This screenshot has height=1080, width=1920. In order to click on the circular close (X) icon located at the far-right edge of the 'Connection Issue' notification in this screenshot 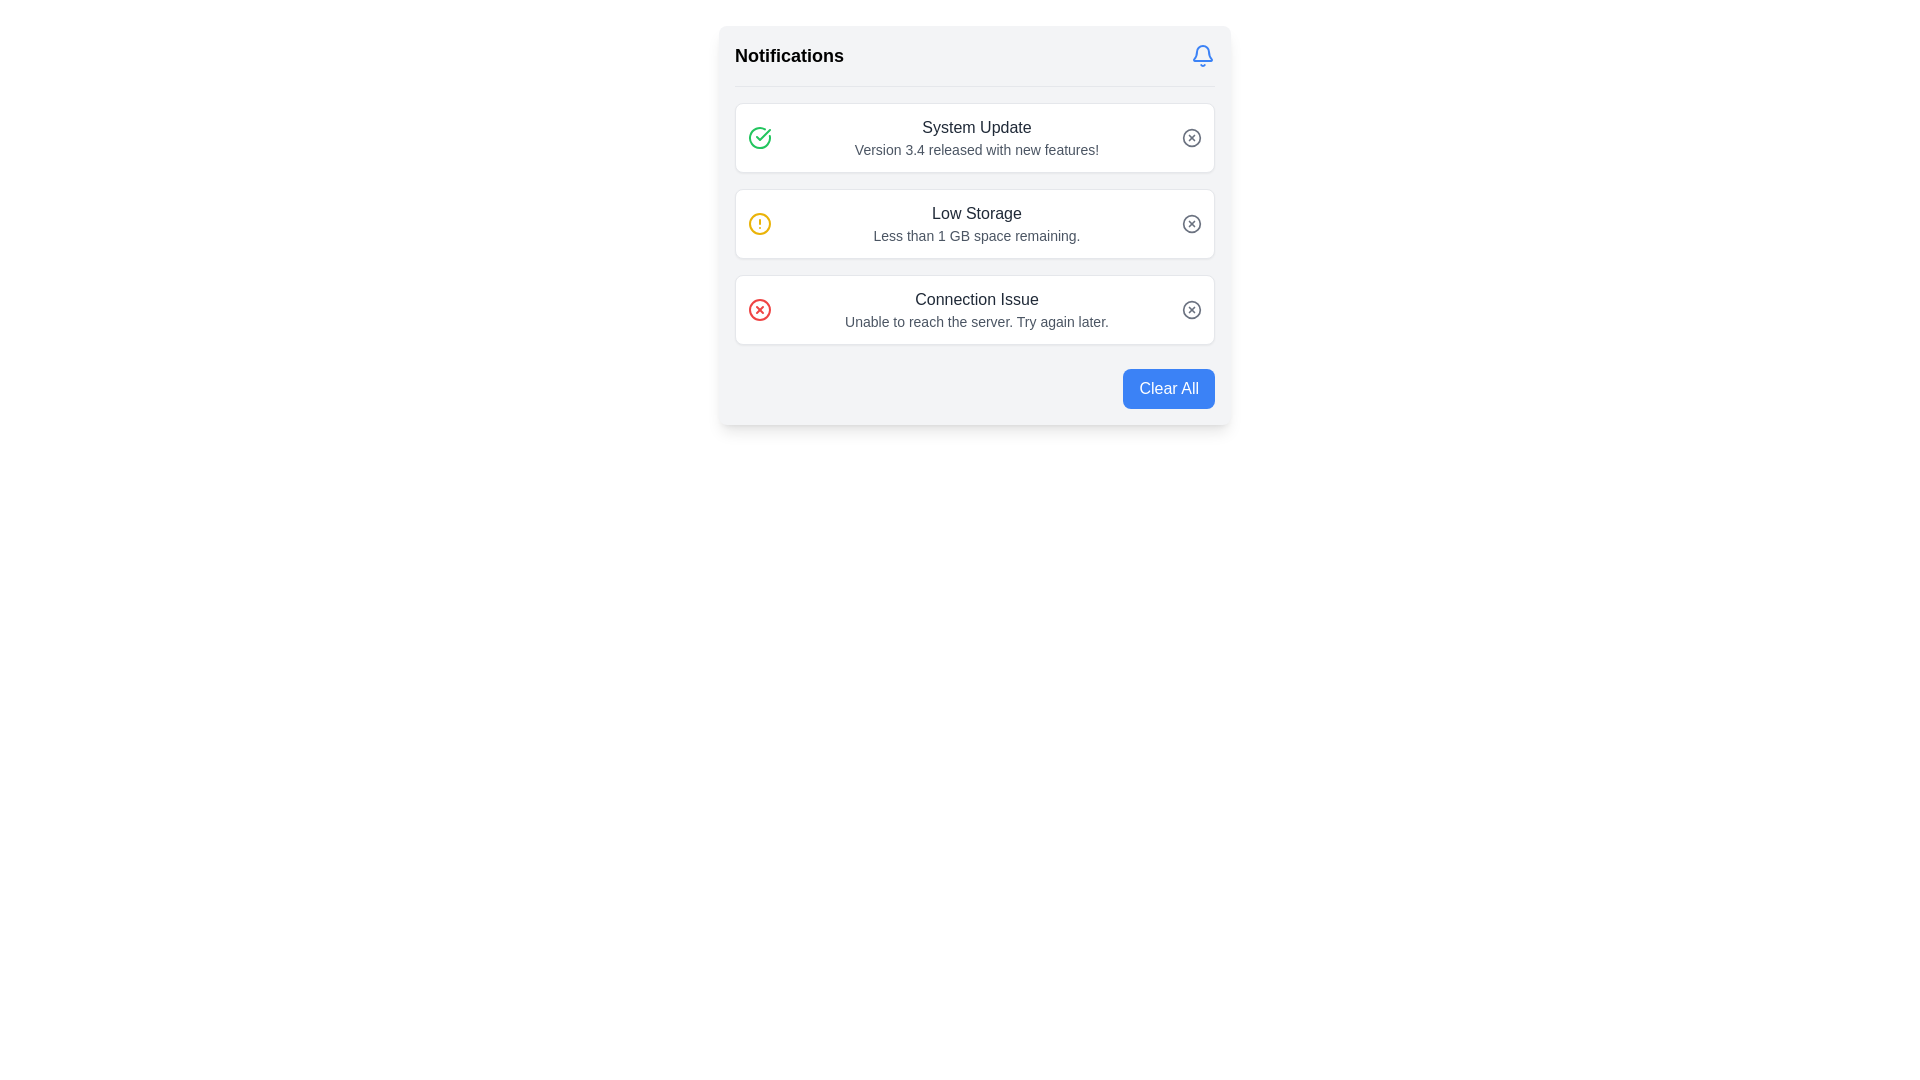, I will do `click(1191, 309)`.